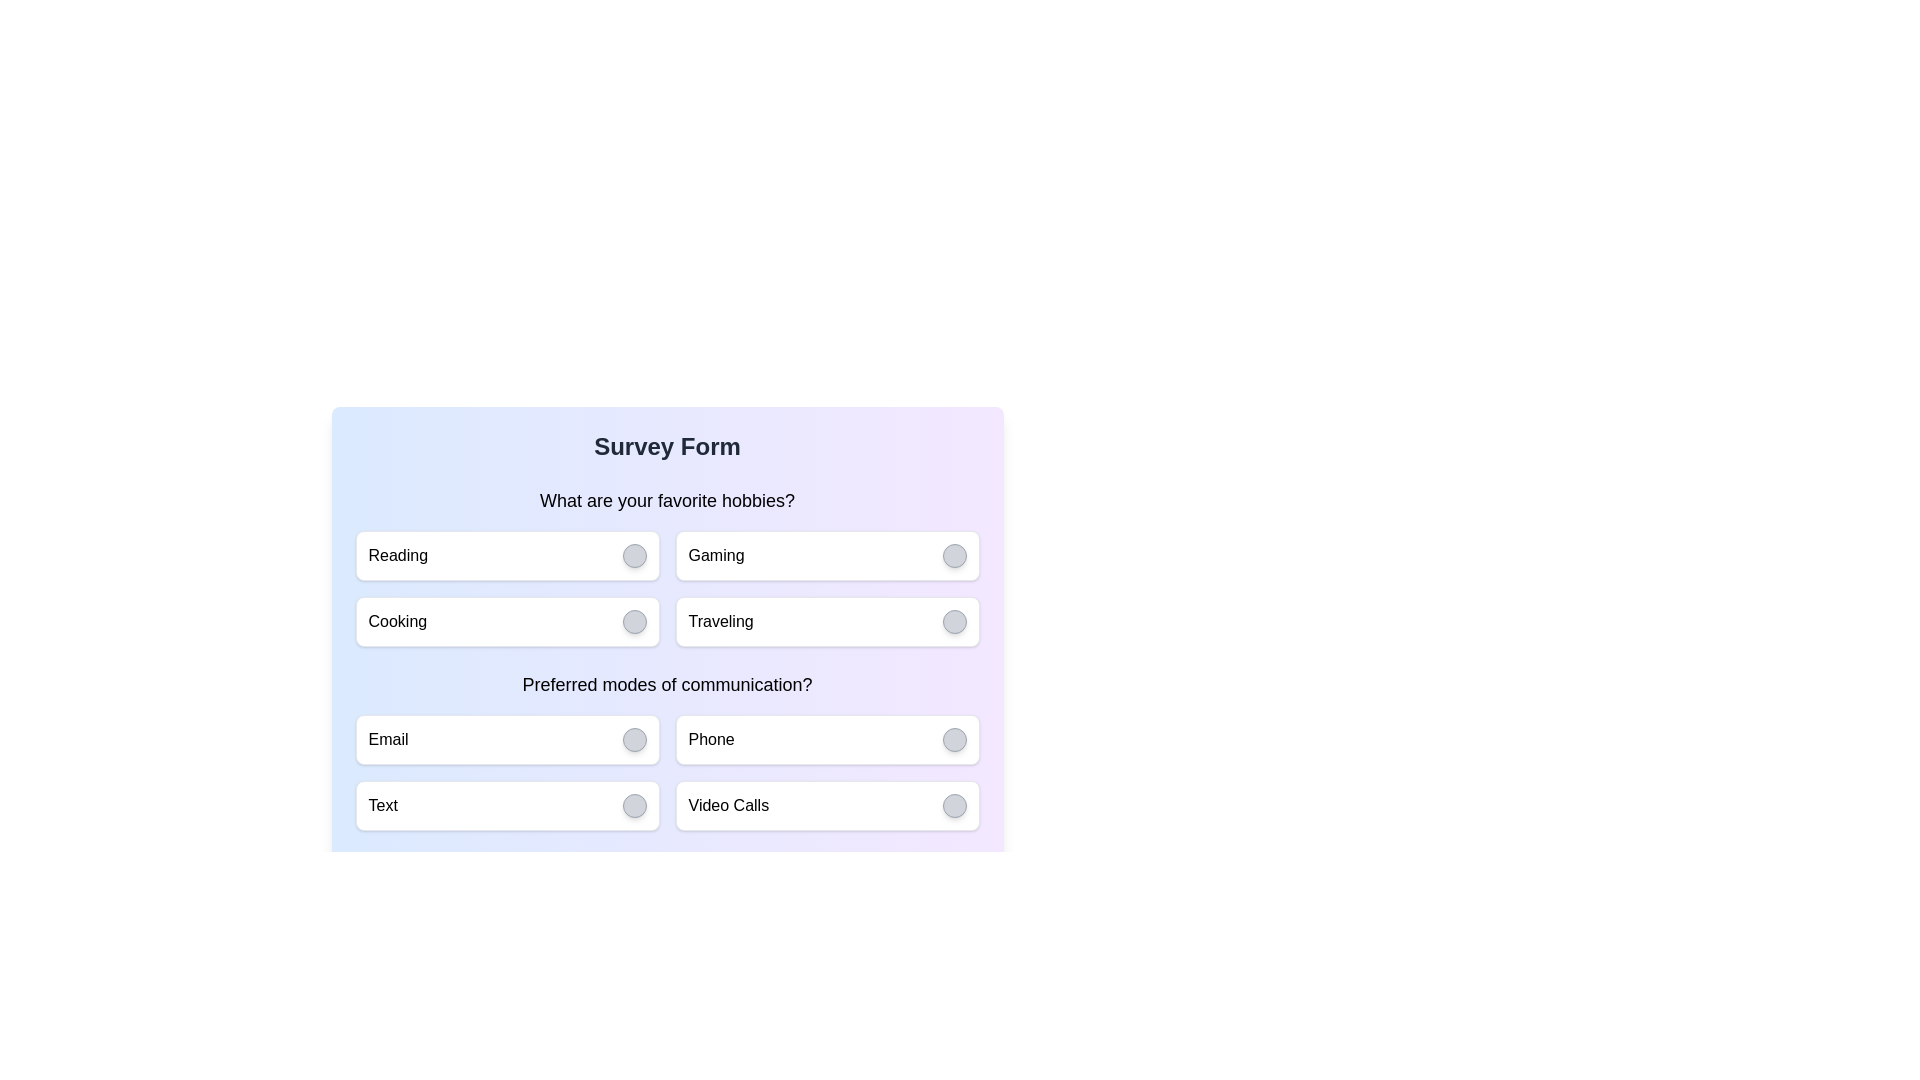 The height and width of the screenshot is (1080, 1920). Describe the element at coordinates (711, 740) in the screenshot. I see `'Phone' label indicating the mode of communication, which is located to the right of the 'Preferred modes of communication?' section and left of a circular interactive button` at that location.